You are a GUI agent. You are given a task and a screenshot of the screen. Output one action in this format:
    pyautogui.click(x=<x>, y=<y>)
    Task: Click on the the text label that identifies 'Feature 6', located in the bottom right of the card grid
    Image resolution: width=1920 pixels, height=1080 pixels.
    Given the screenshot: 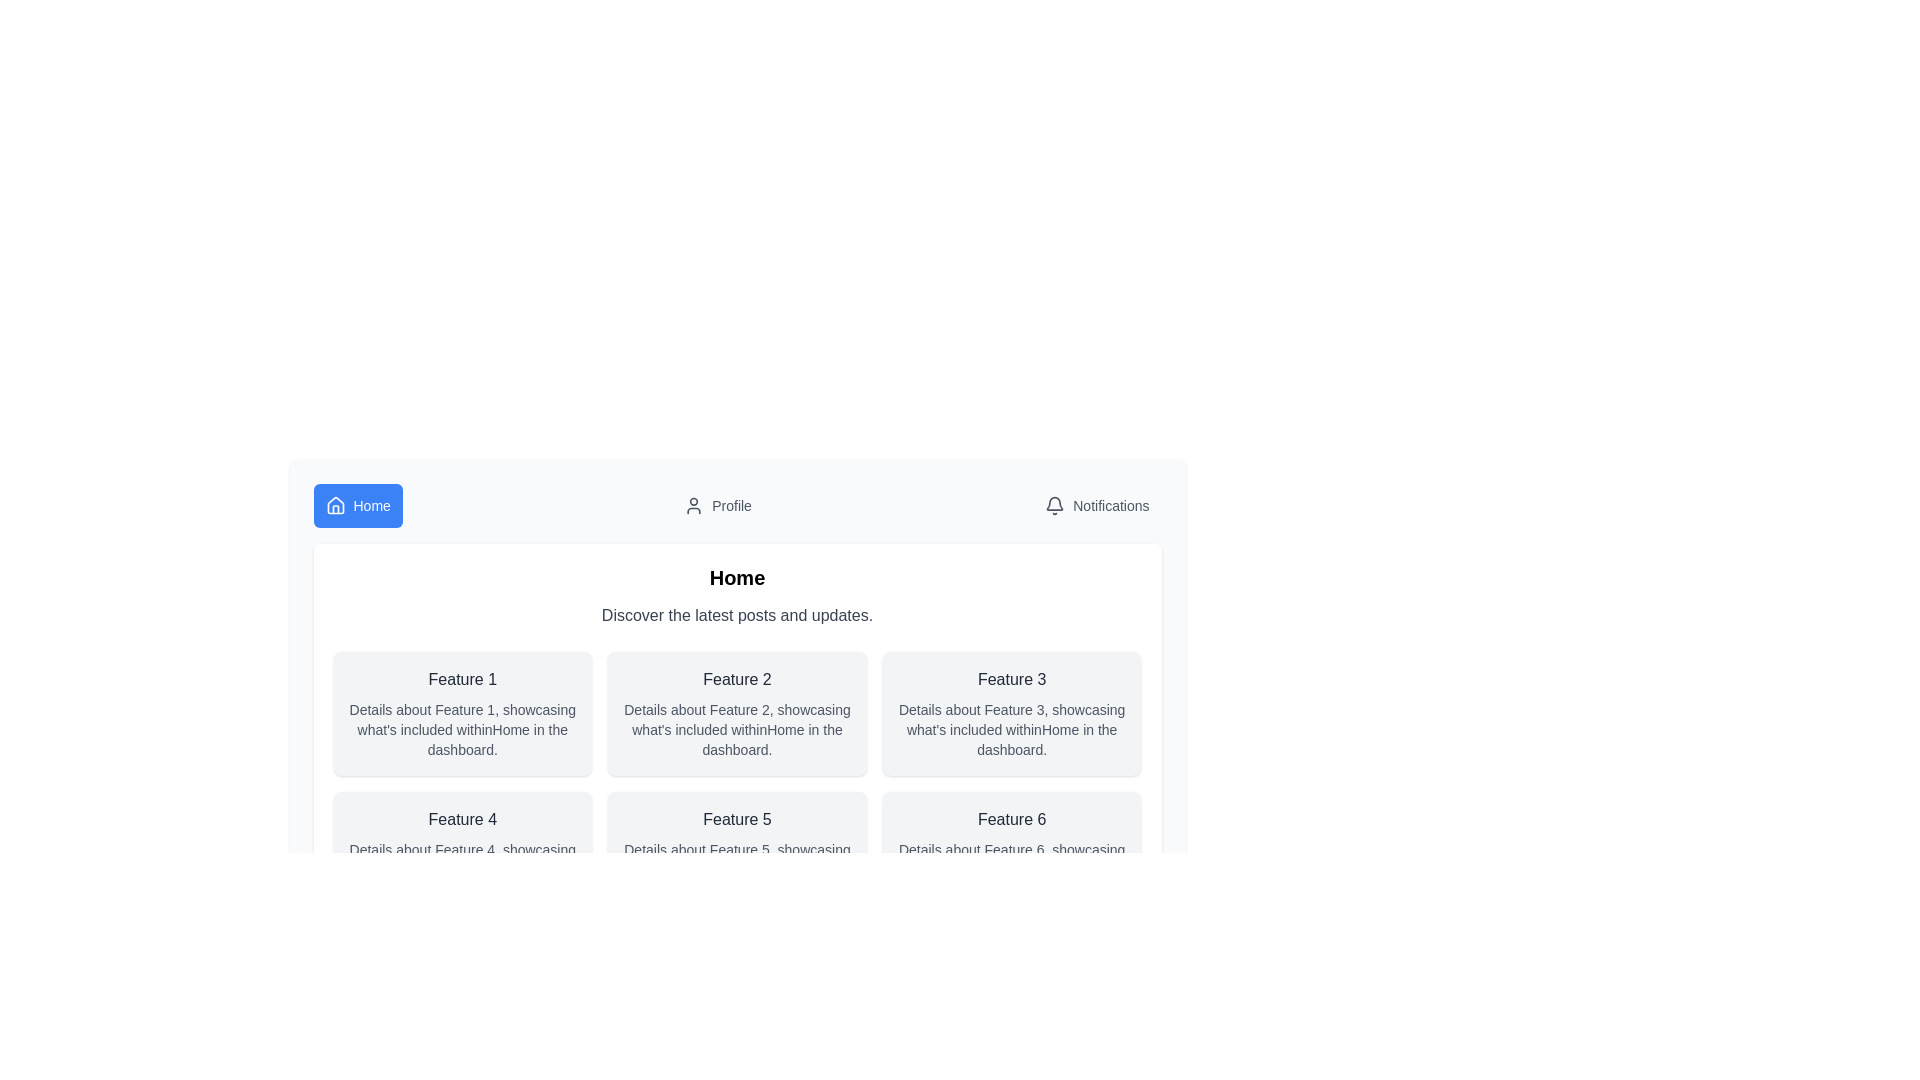 What is the action you would take?
    pyautogui.click(x=1012, y=820)
    